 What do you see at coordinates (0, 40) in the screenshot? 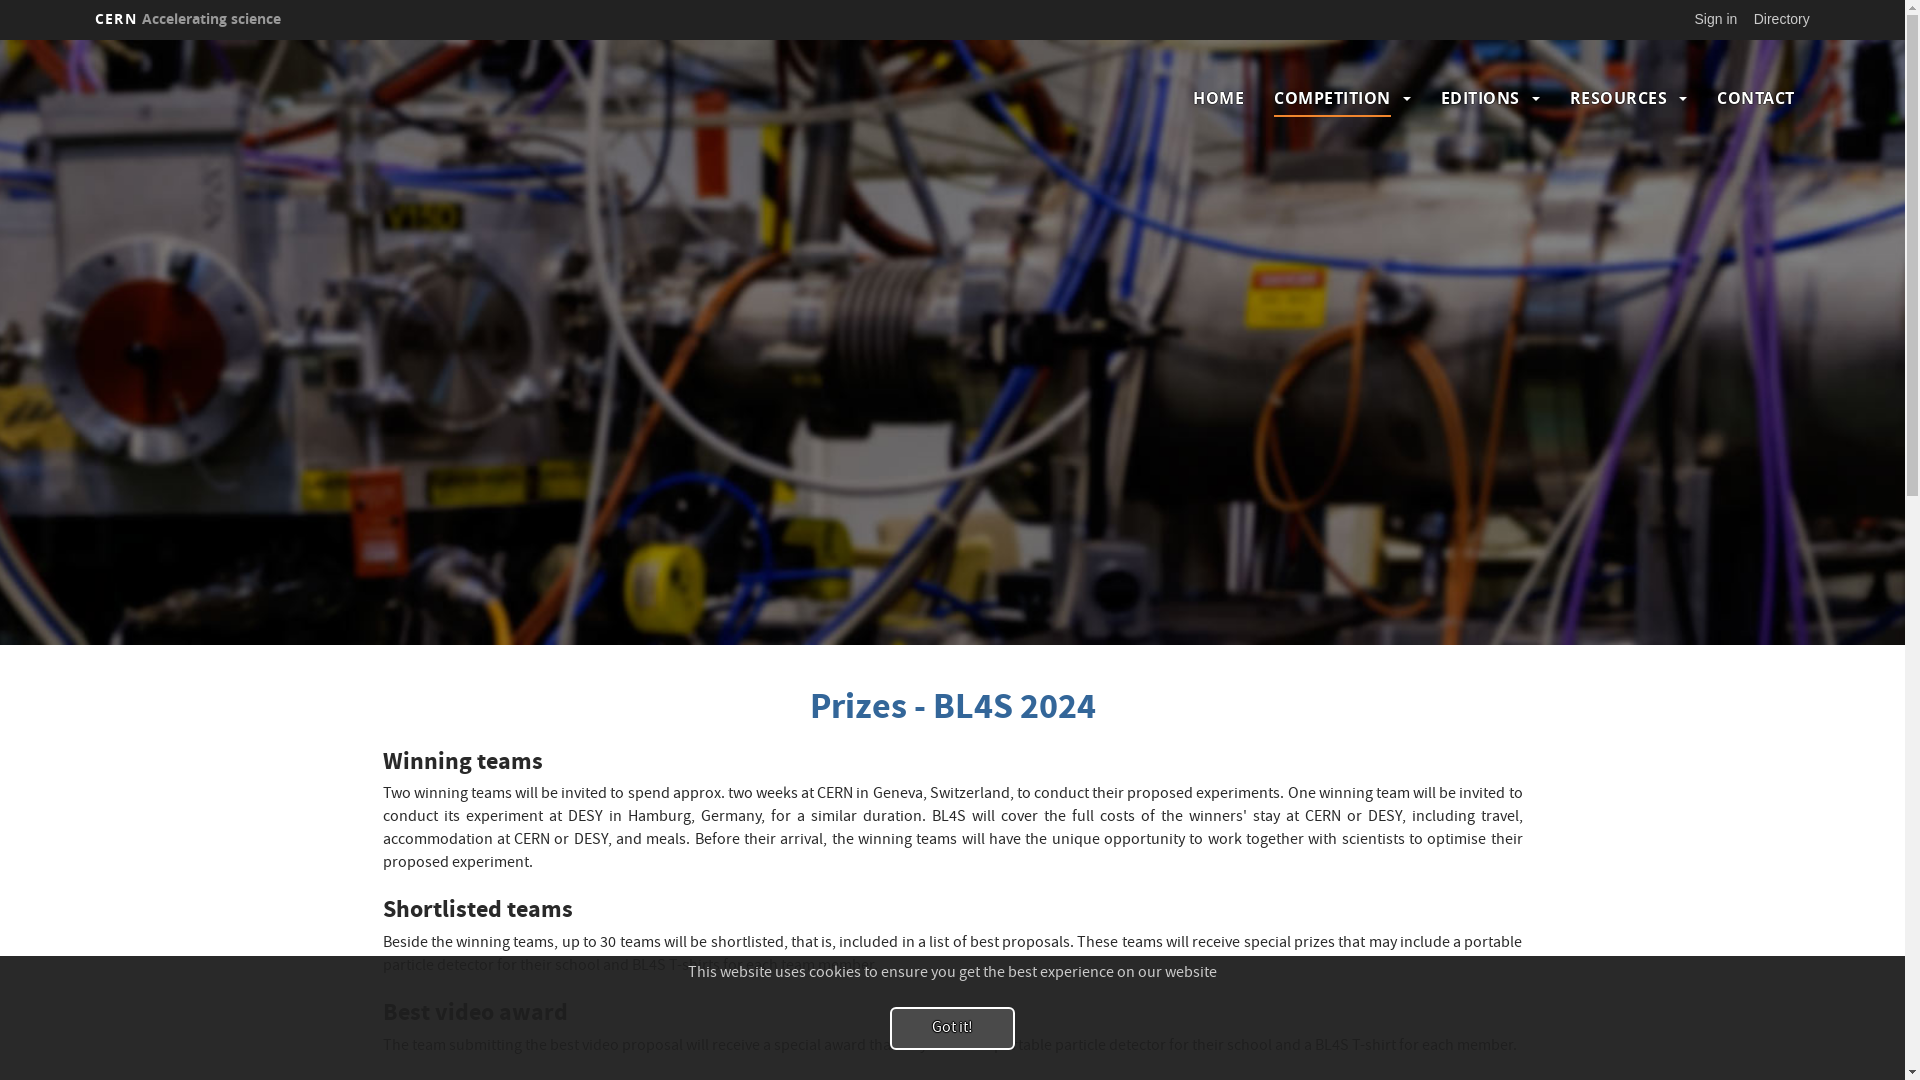
I see `'Skip to main content'` at bounding box center [0, 40].